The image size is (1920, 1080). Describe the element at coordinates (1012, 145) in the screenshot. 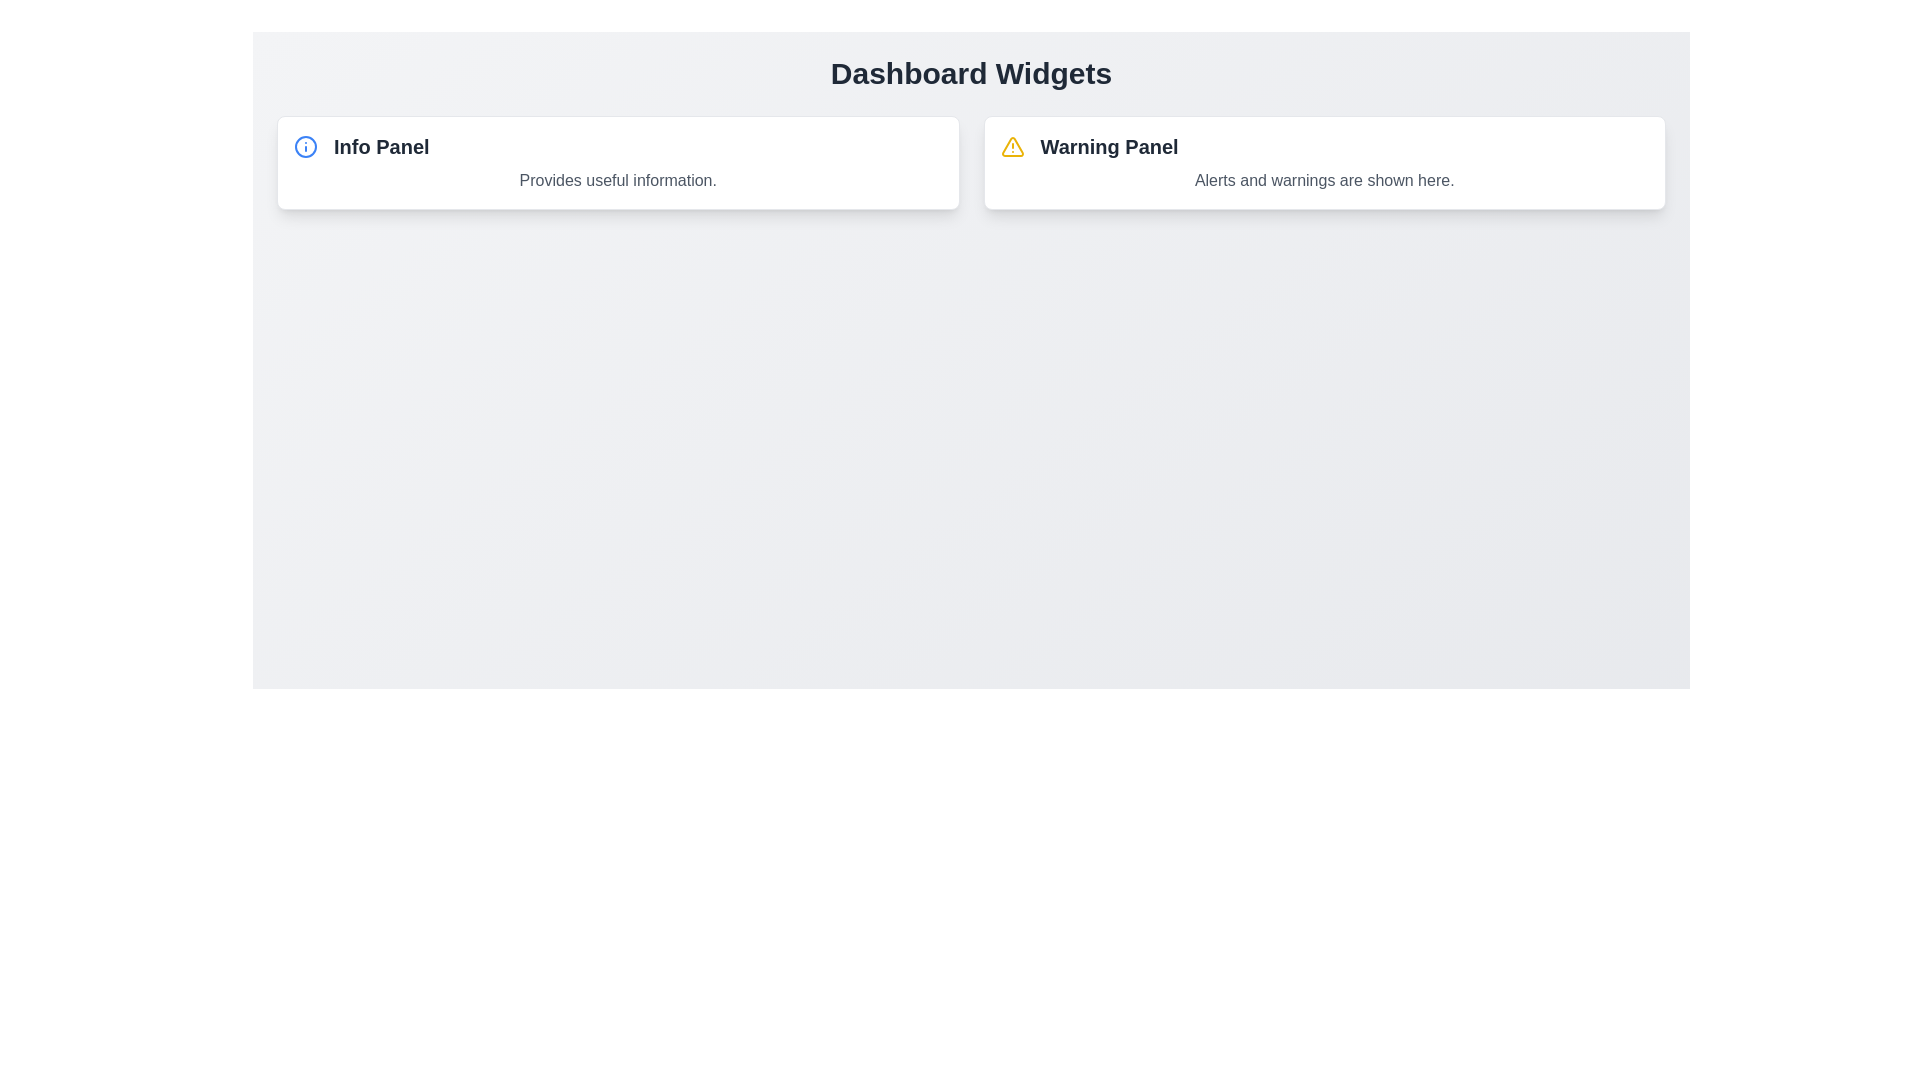

I see `the warning icon positioned to the left of the 'Warning Panel' text within the right-side panel of the interface` at that location.